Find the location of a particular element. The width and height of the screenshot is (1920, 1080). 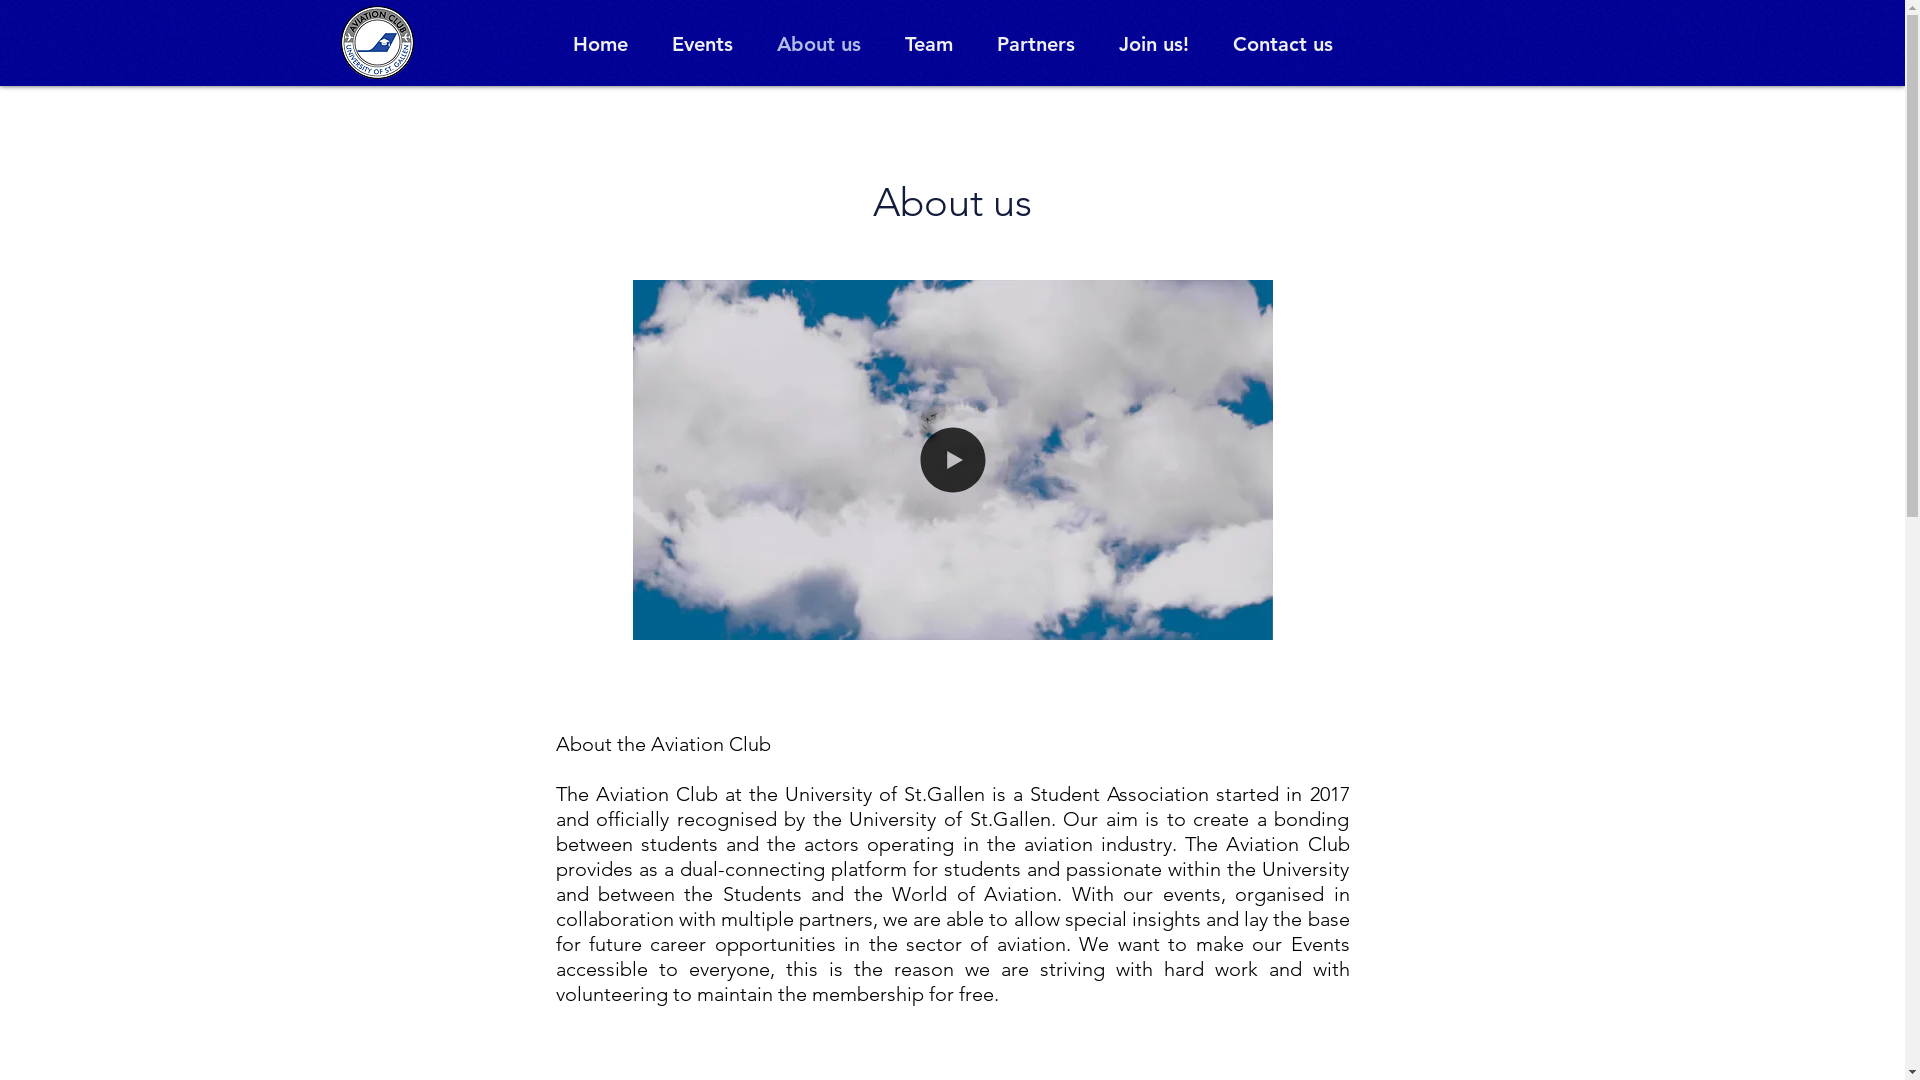

'Join us!' is located at coordinates (1153, 44).